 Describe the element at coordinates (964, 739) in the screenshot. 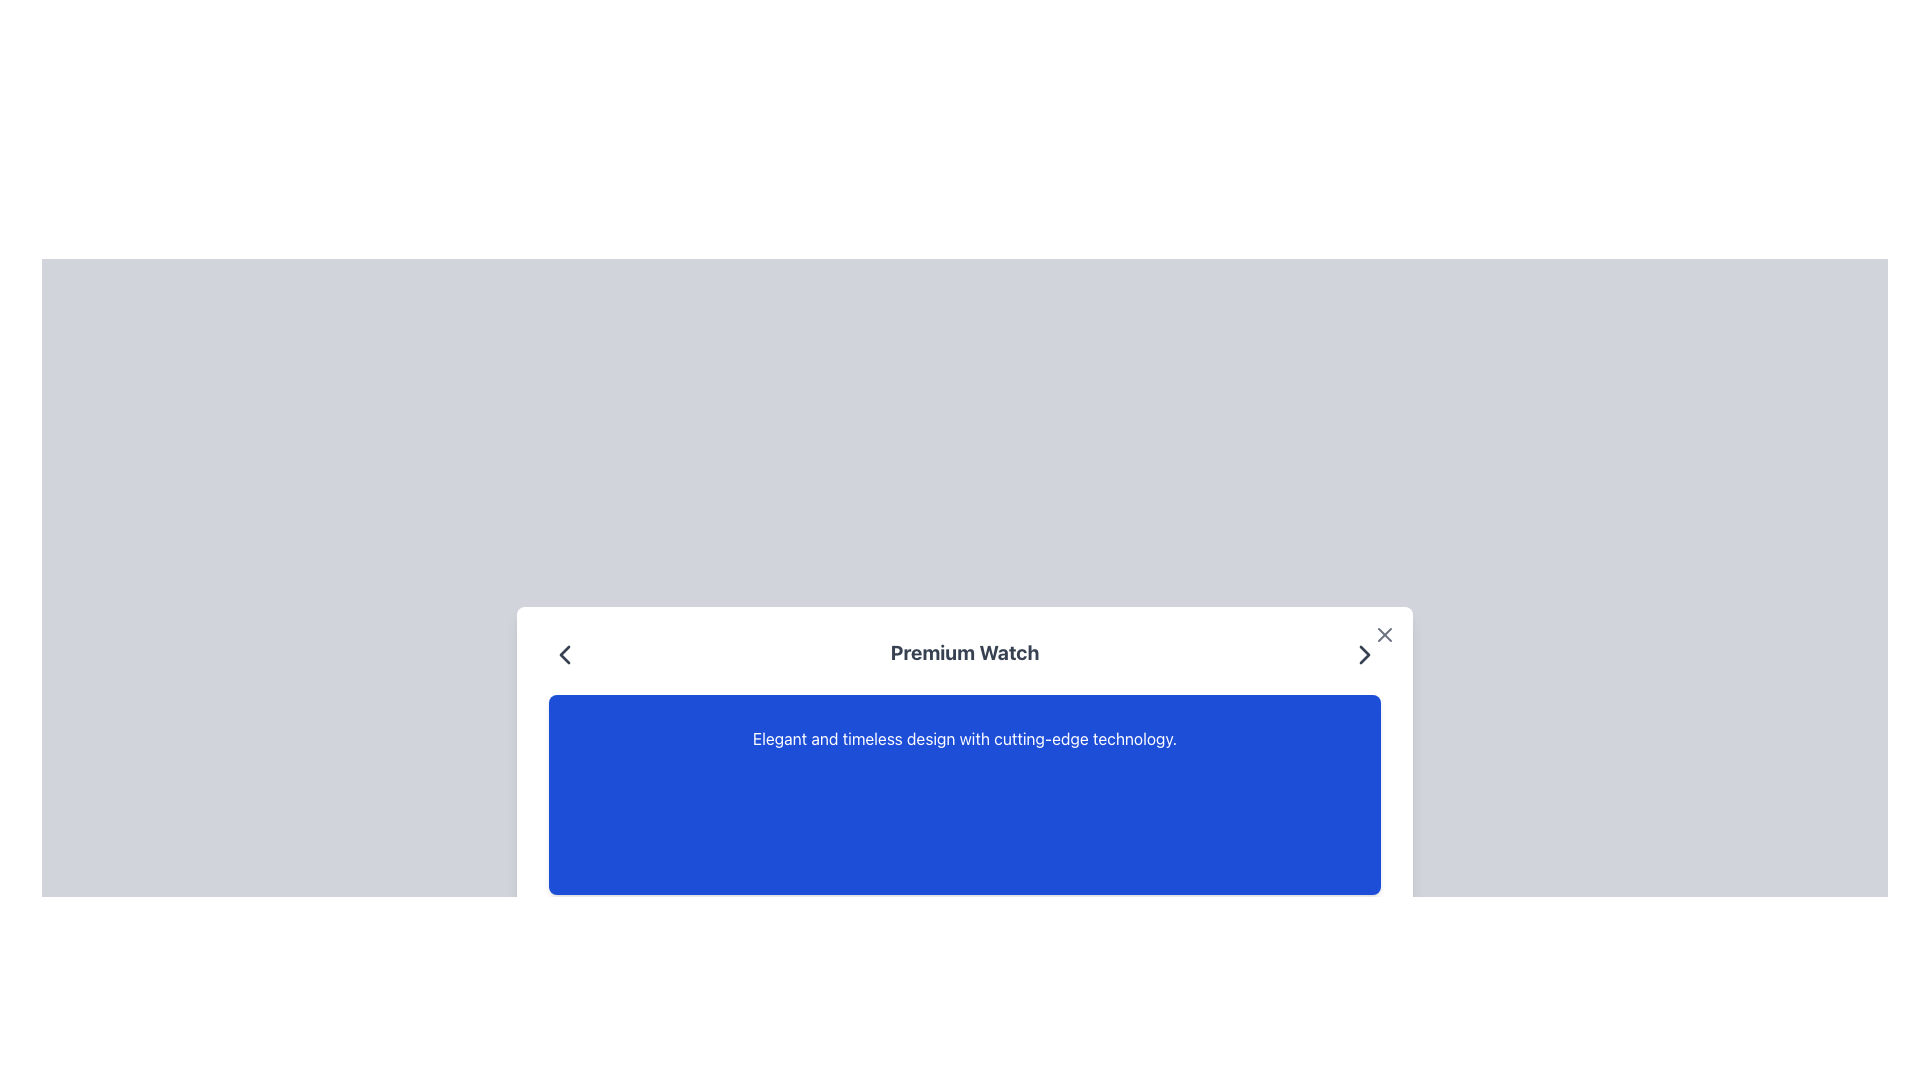

I see `text 'Elegant and timeless design with cutting-edge technology.' from the centered text block within the blue rectangular background located below the 'Premium Watch' header bar` at that location.